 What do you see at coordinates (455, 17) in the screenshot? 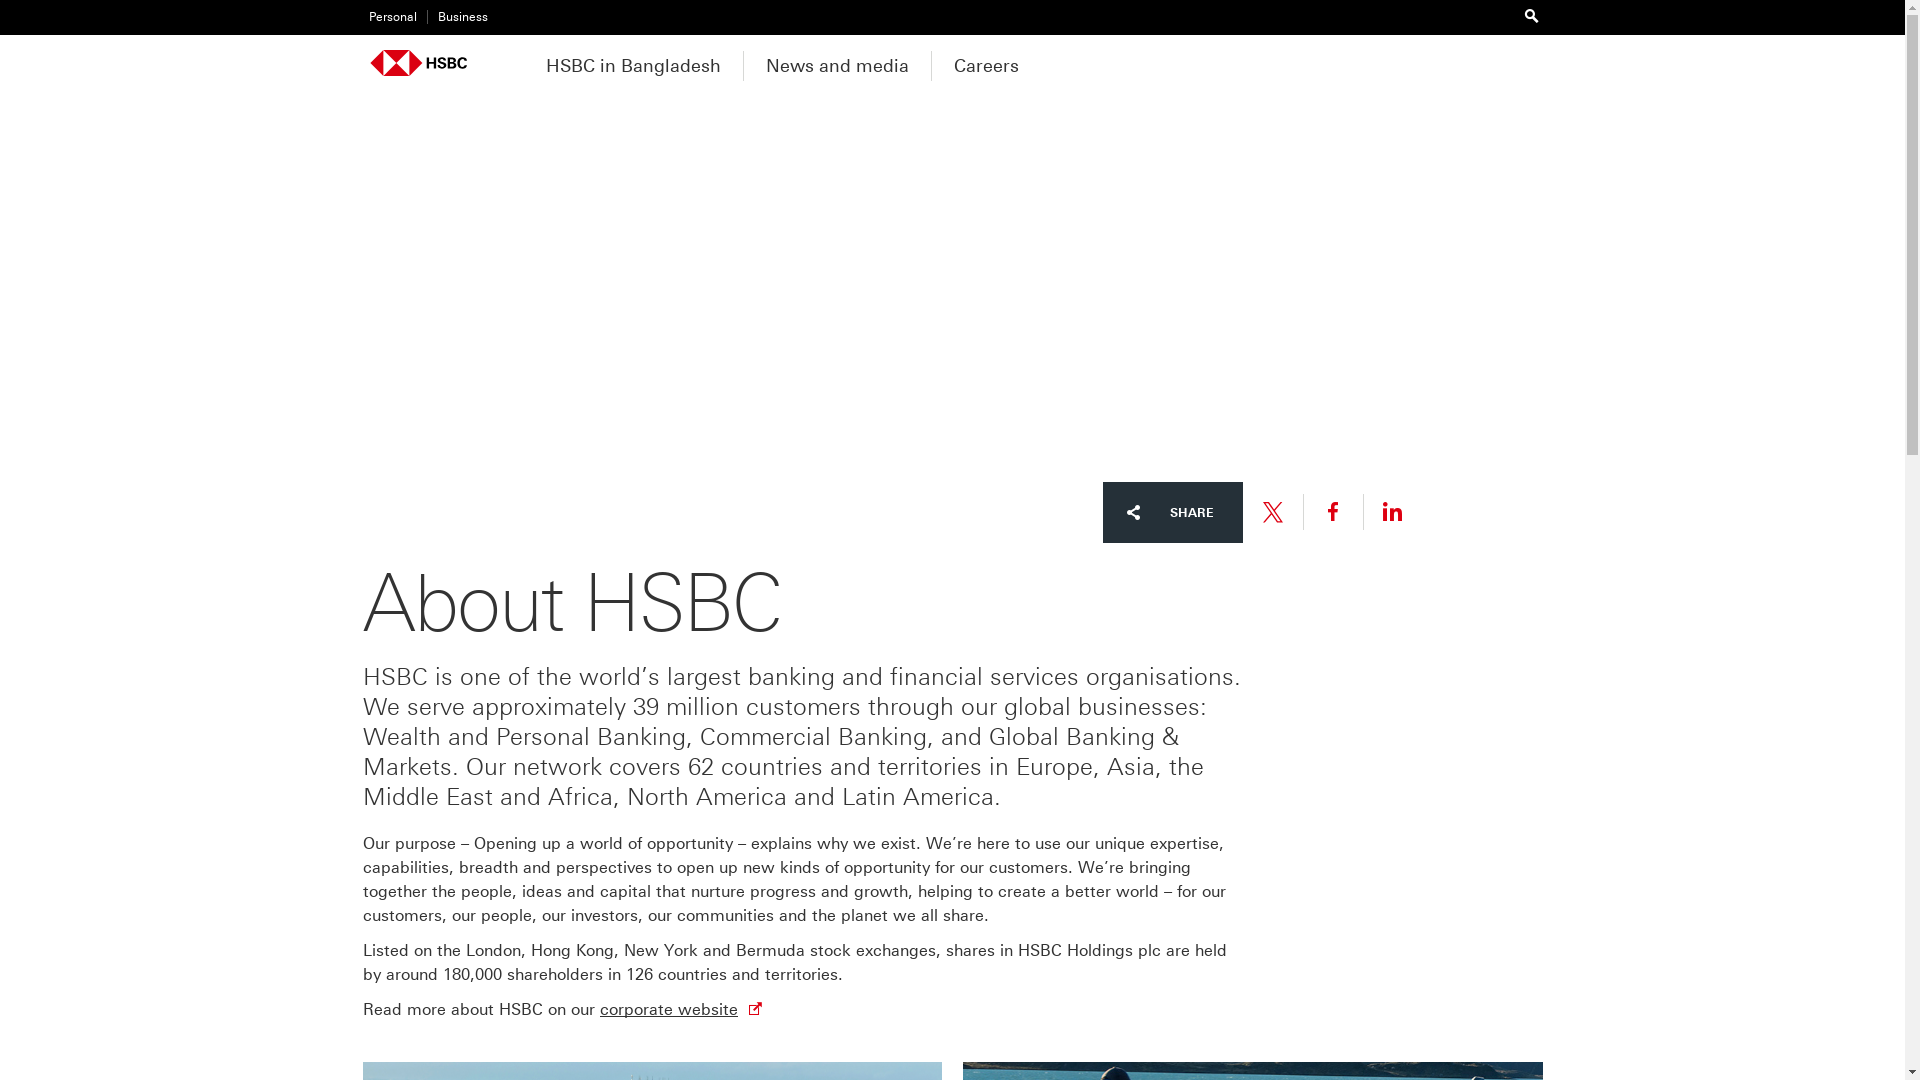
I see `'Business'` at bounding box center [455, 17].